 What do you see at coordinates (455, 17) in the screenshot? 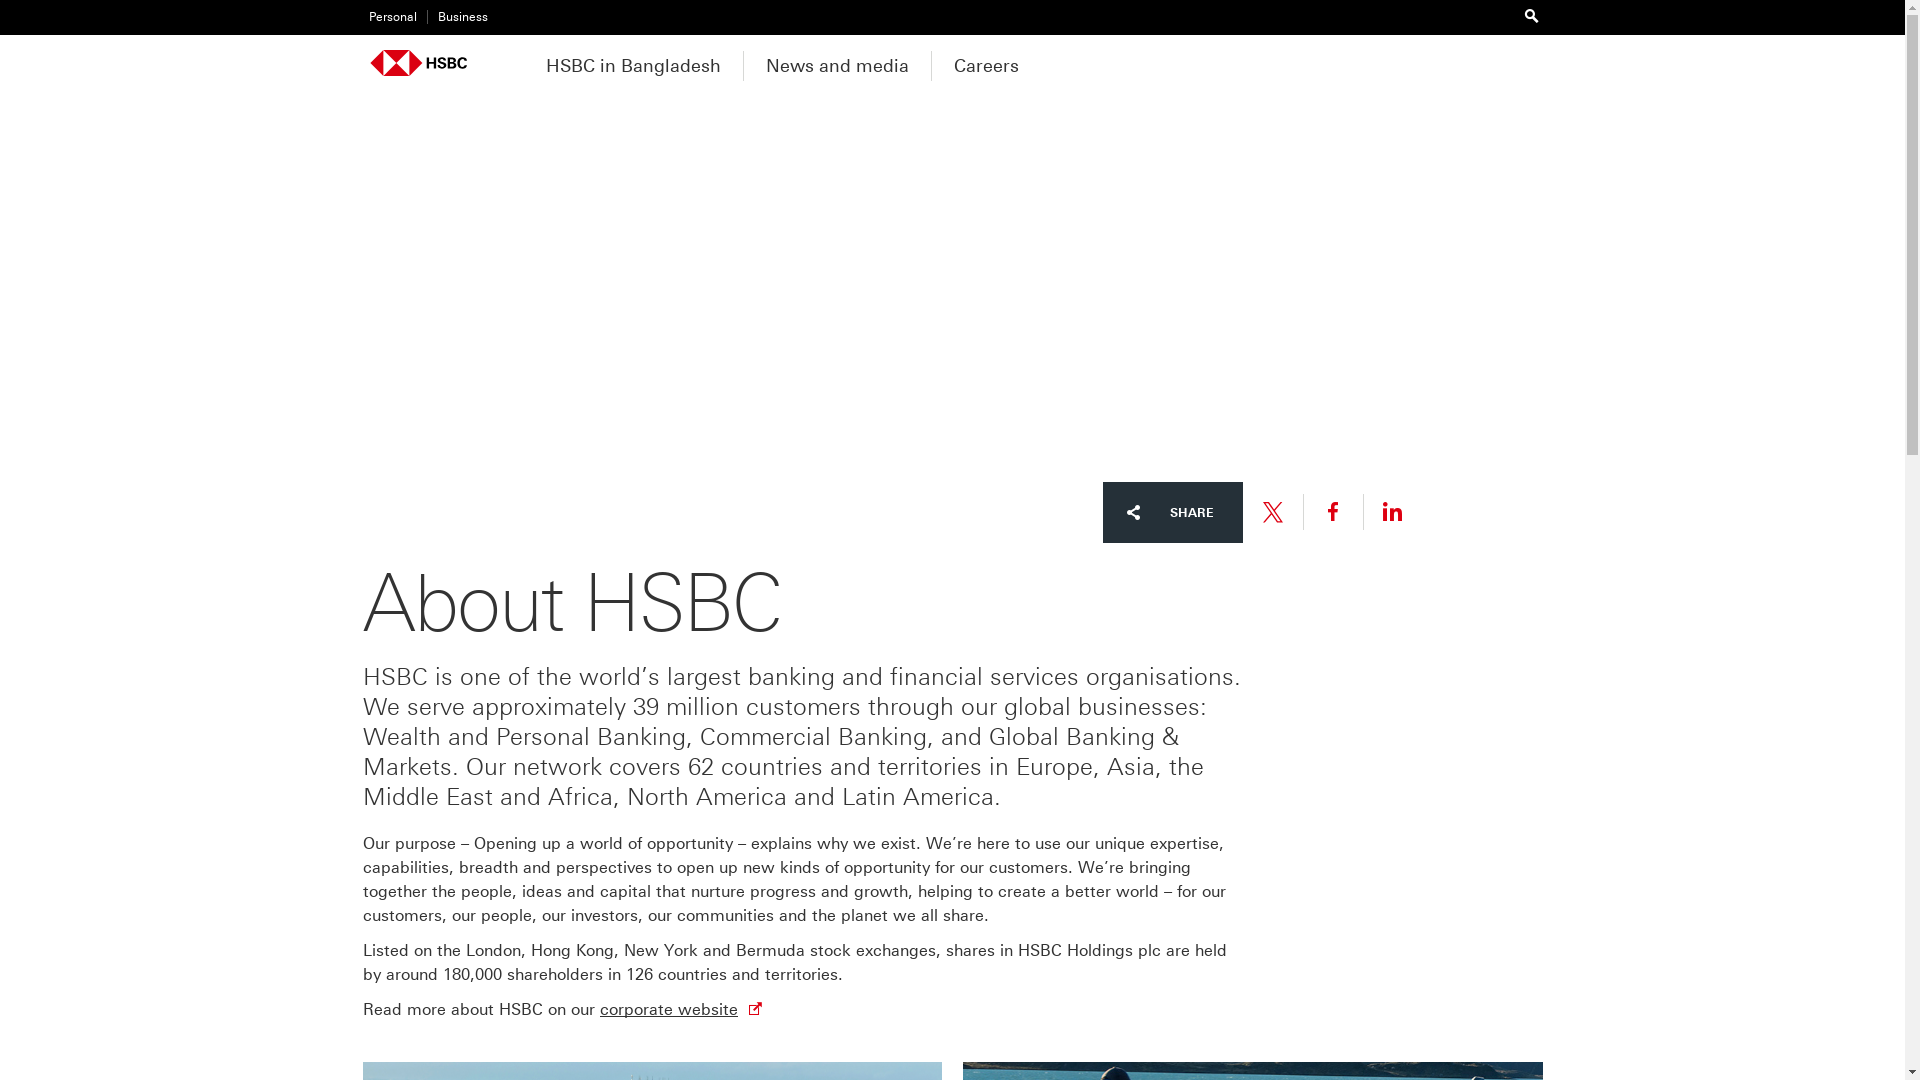
I see `'Business'` at bounding box center [455, 17].